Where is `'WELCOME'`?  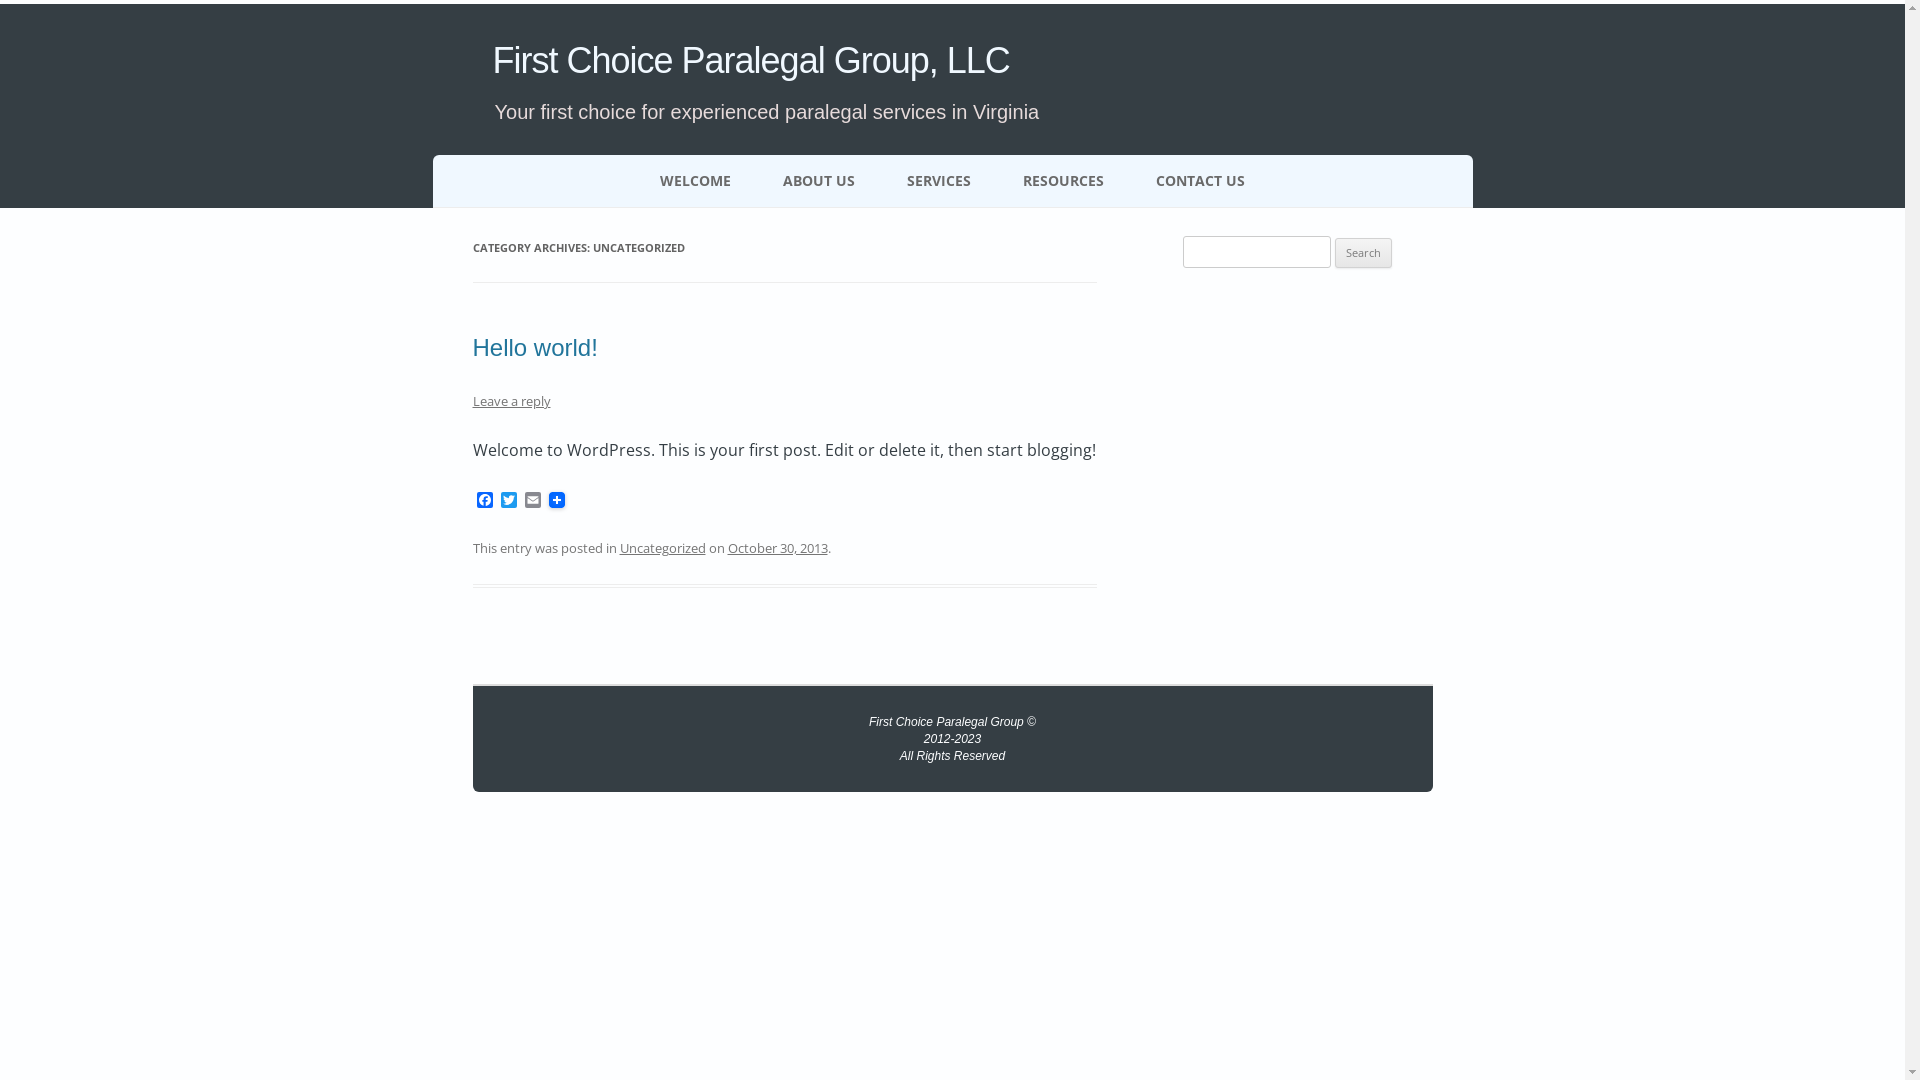
'WELCOME' is located at coordinates (695, 181).